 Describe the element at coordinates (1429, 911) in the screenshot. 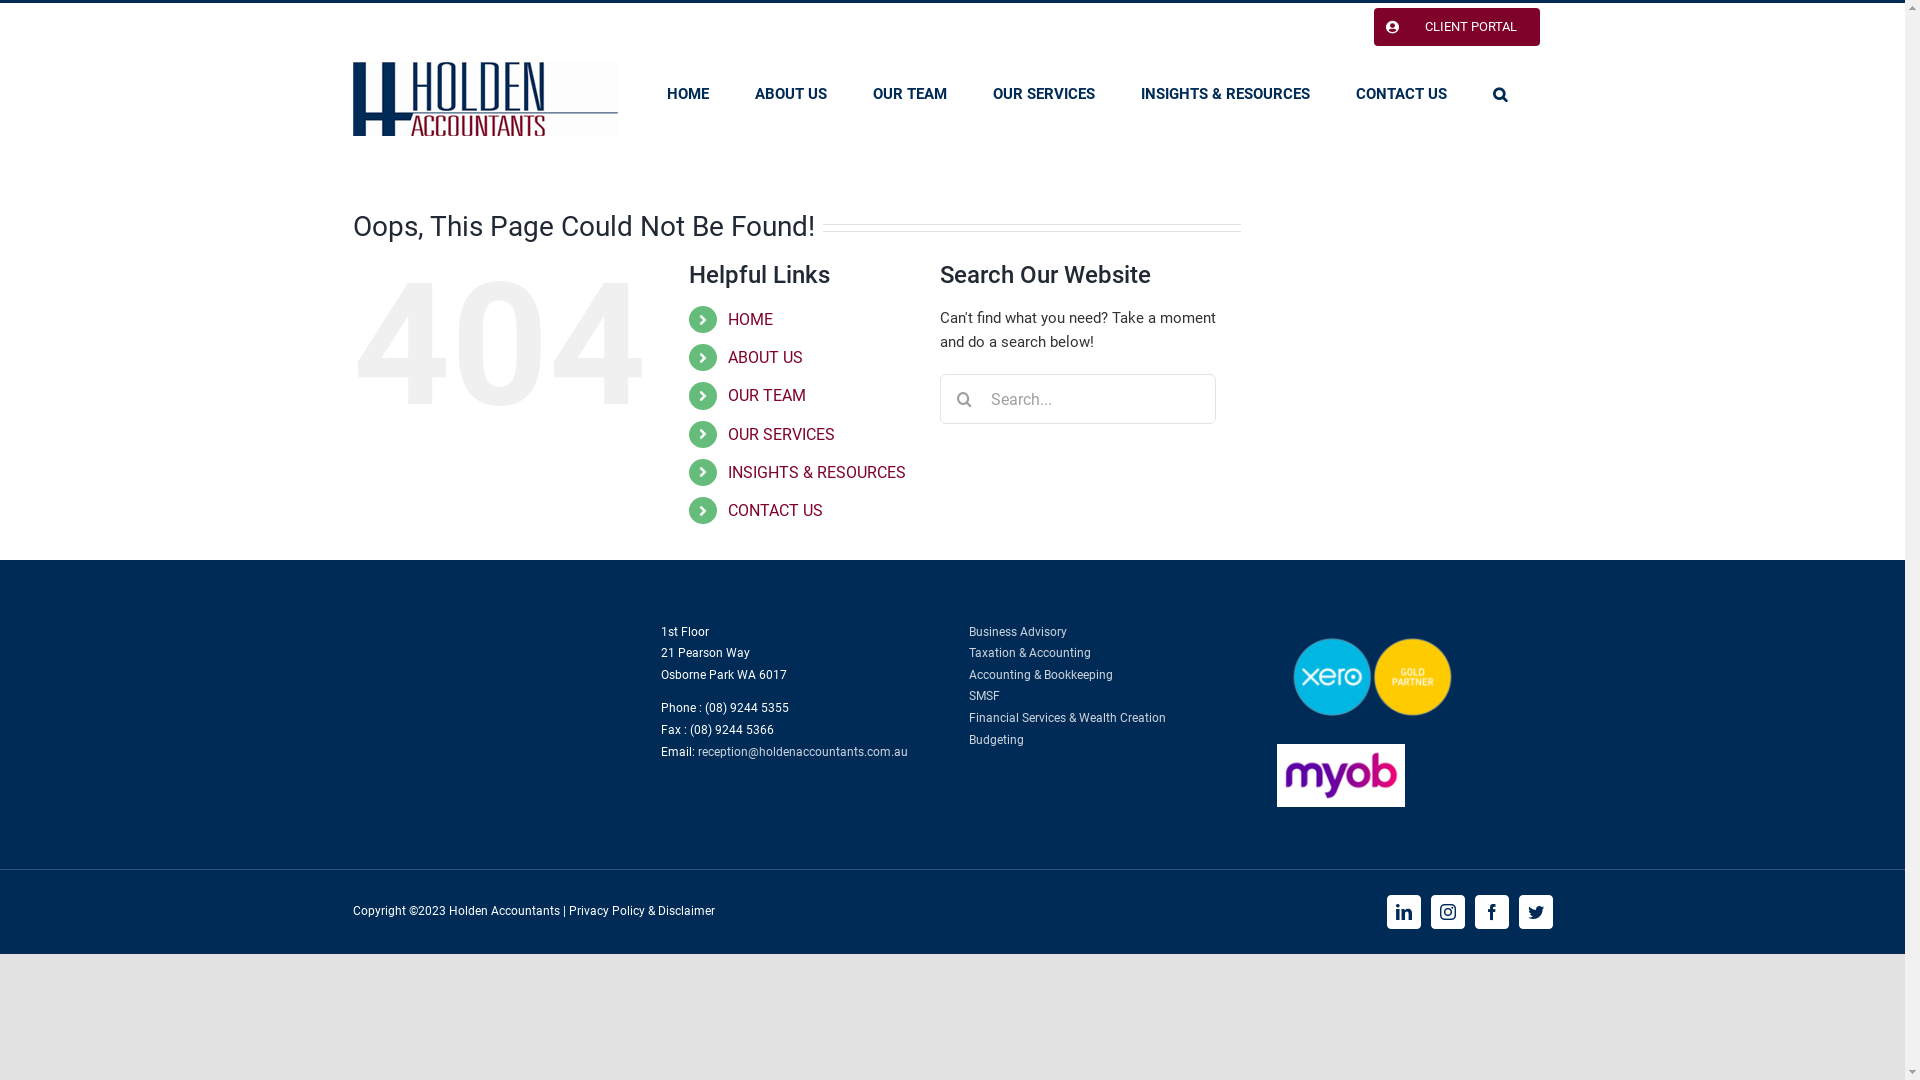

I see `'Instagram'` at that location.